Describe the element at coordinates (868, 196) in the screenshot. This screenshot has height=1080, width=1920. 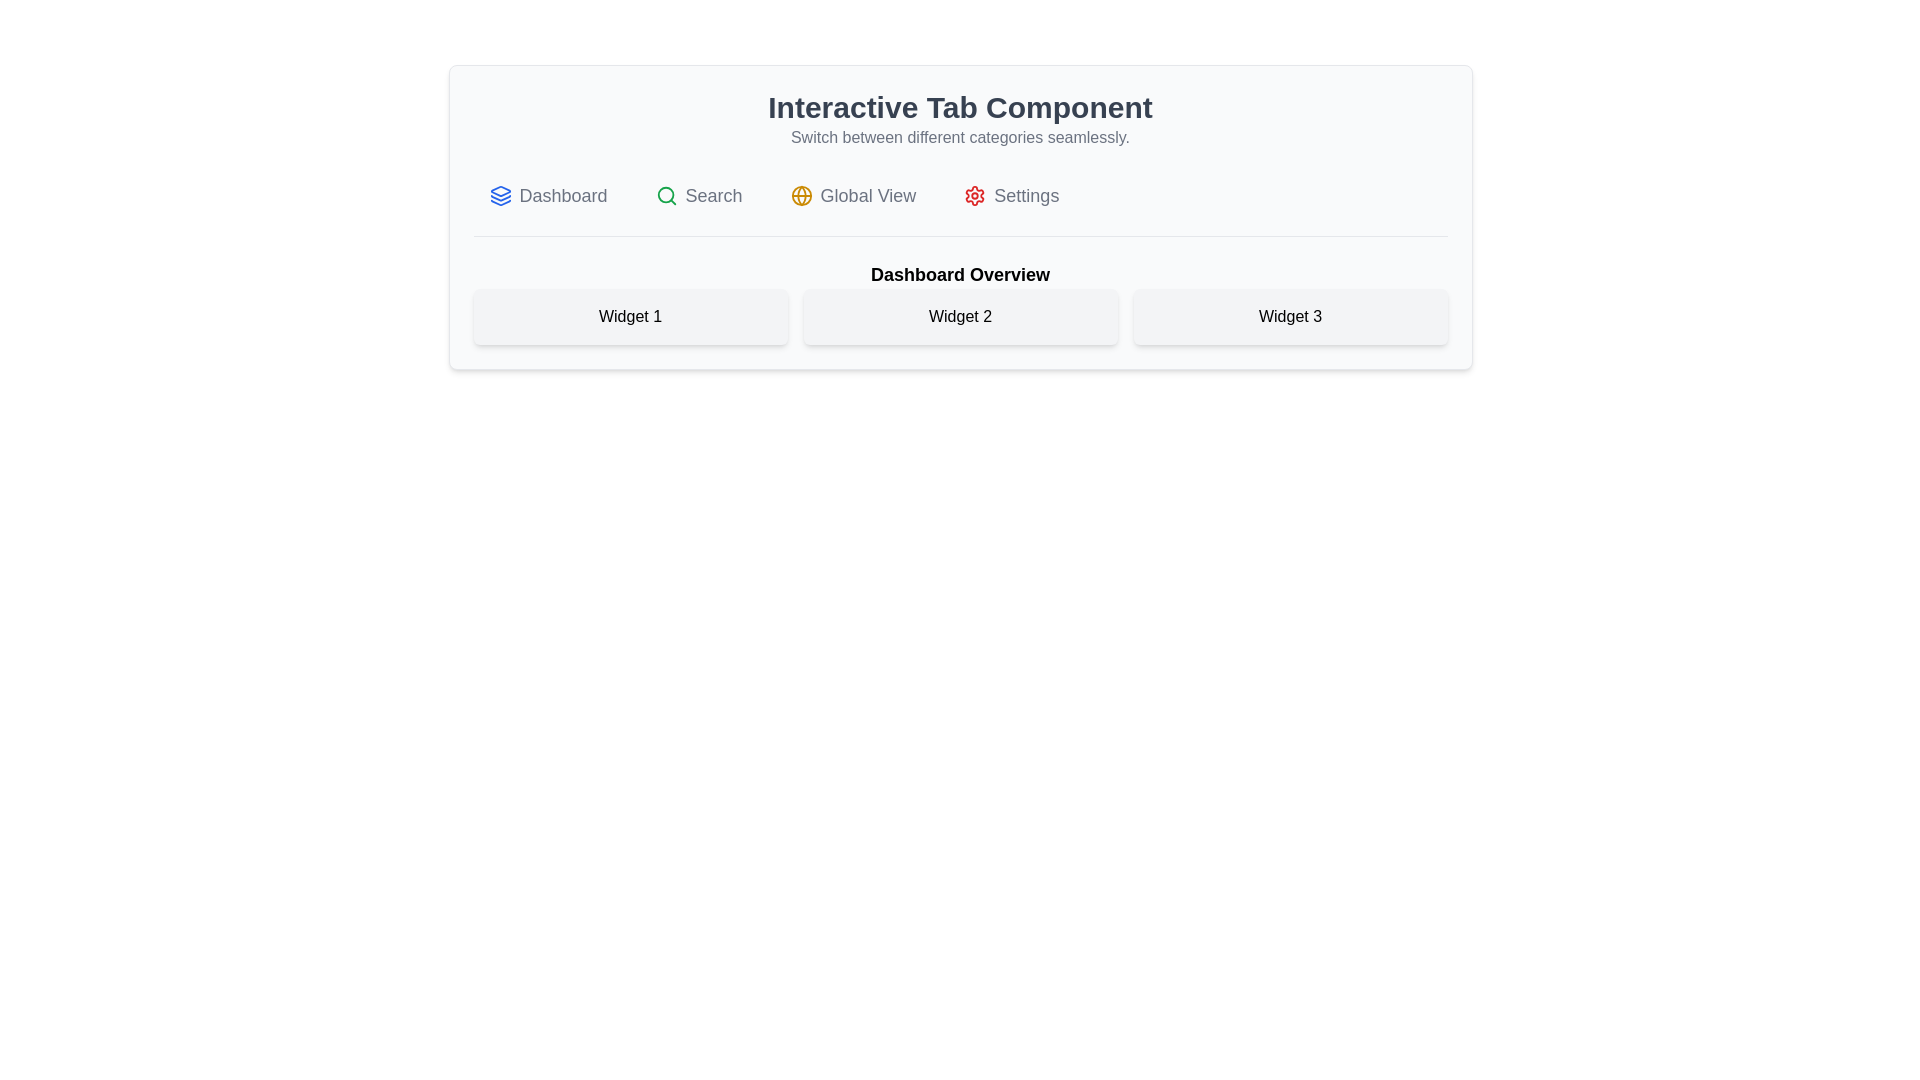
I see `the 'Global View' text label in the navigation bar` at that location.